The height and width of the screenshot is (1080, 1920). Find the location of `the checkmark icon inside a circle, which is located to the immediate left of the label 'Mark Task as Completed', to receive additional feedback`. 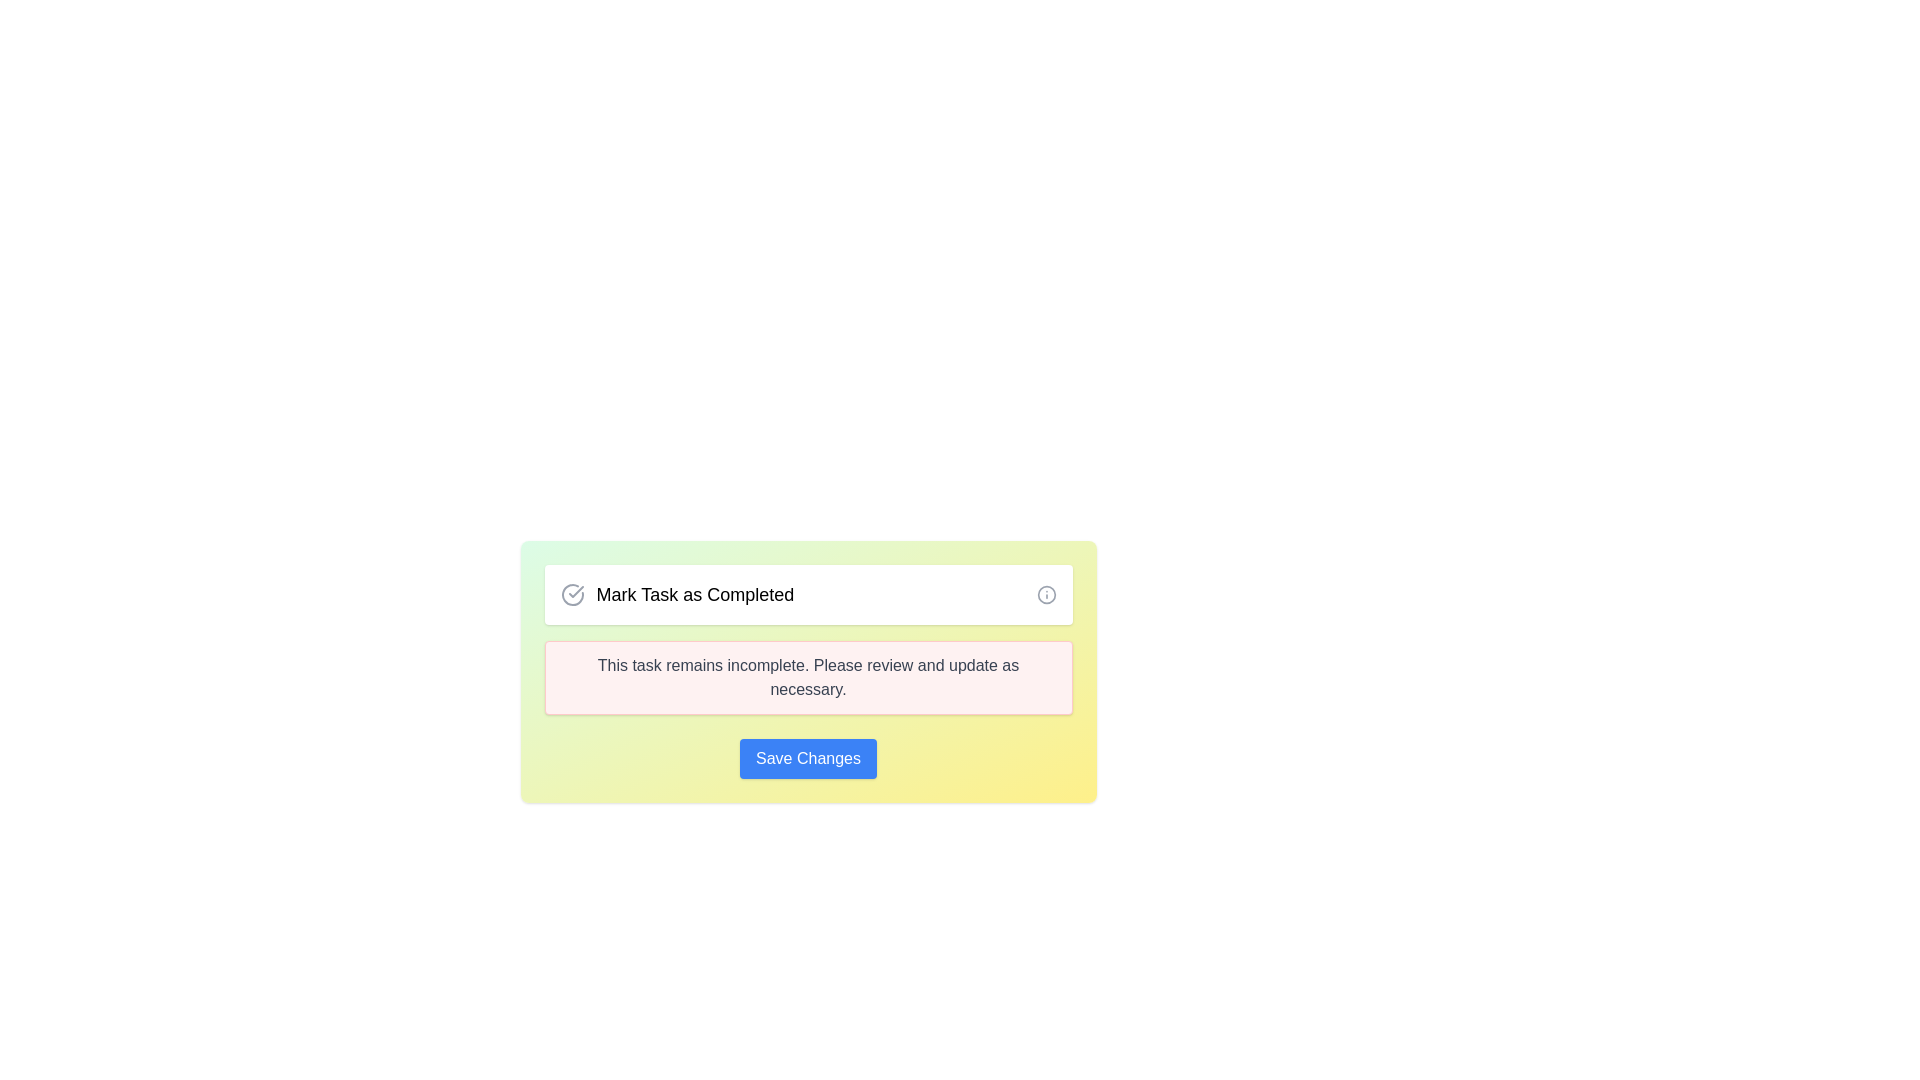

the checkmark icon inside a circle, which is located to the immediate left of the label 'Mark Task as Completed', to receive additional feedback is located at coordinates (571, 593).